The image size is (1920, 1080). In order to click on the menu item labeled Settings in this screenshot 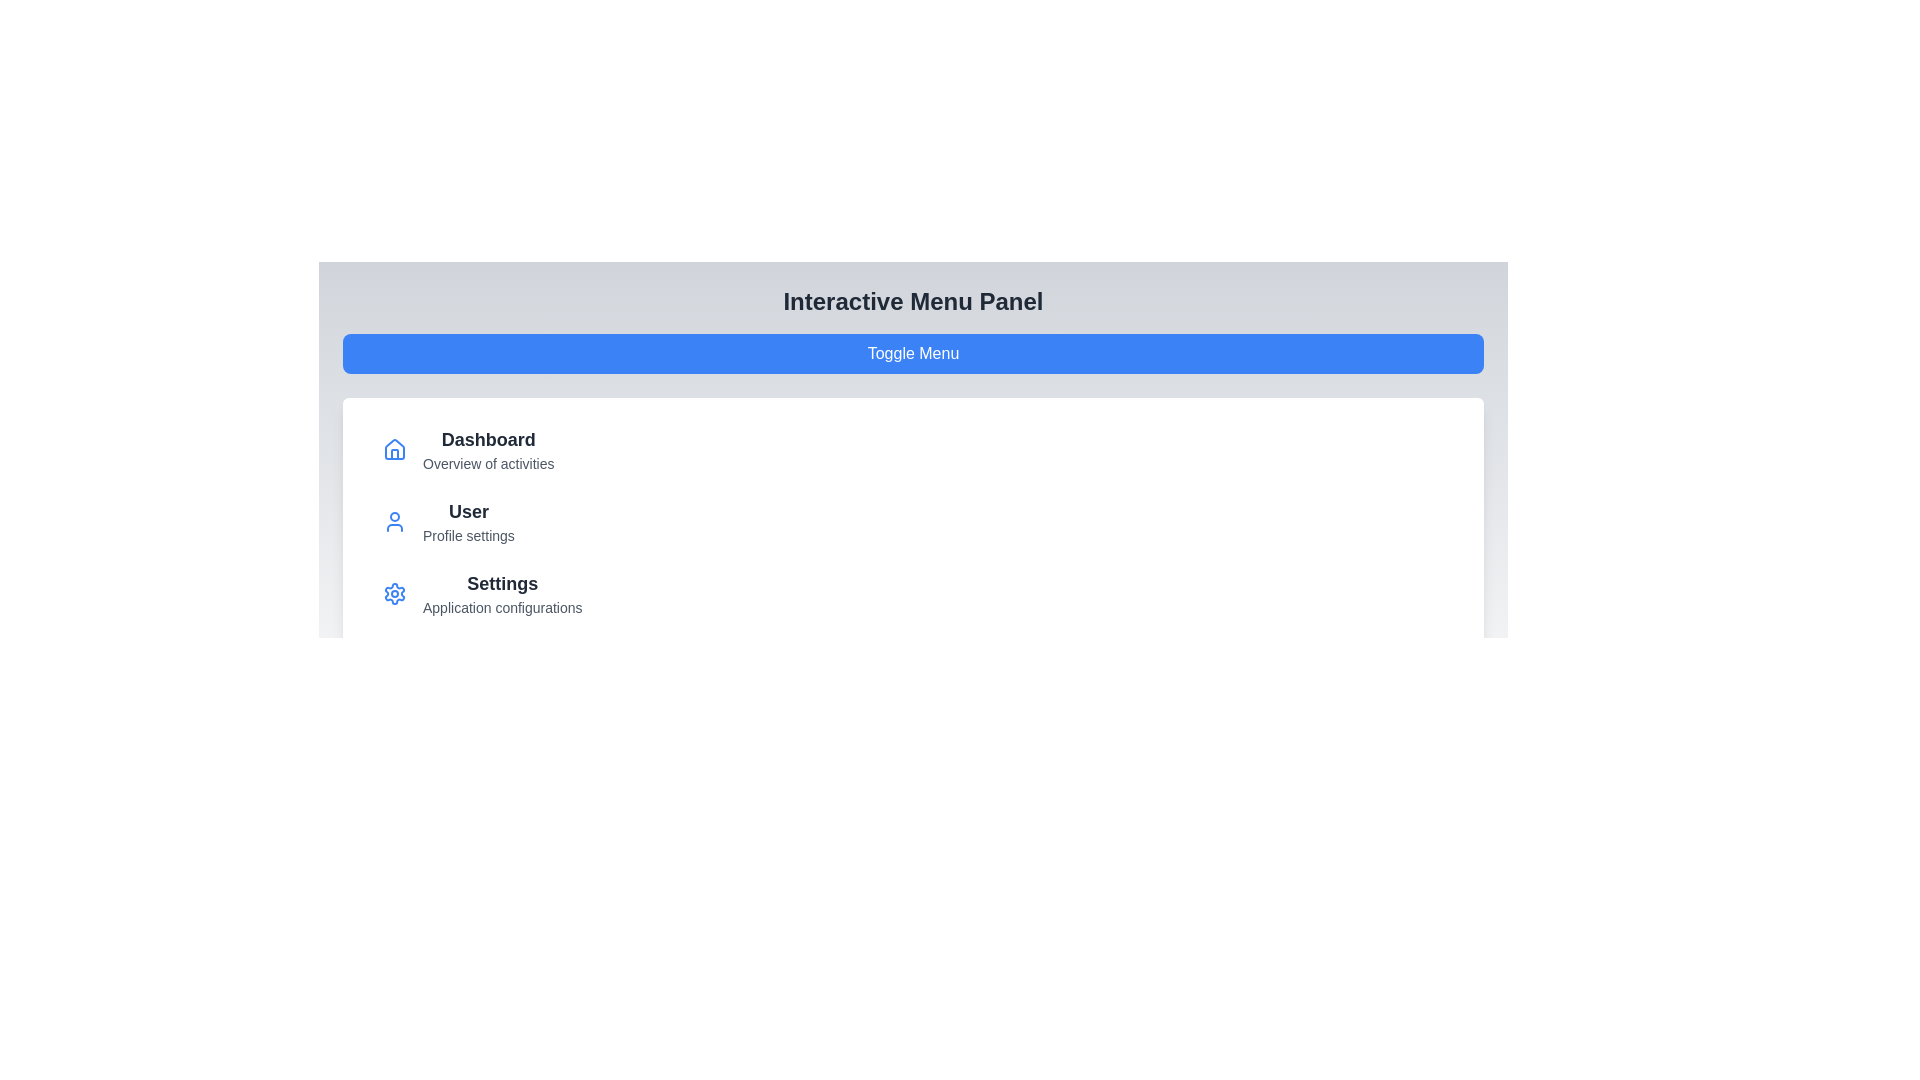, I will do `click(502, 583)`.